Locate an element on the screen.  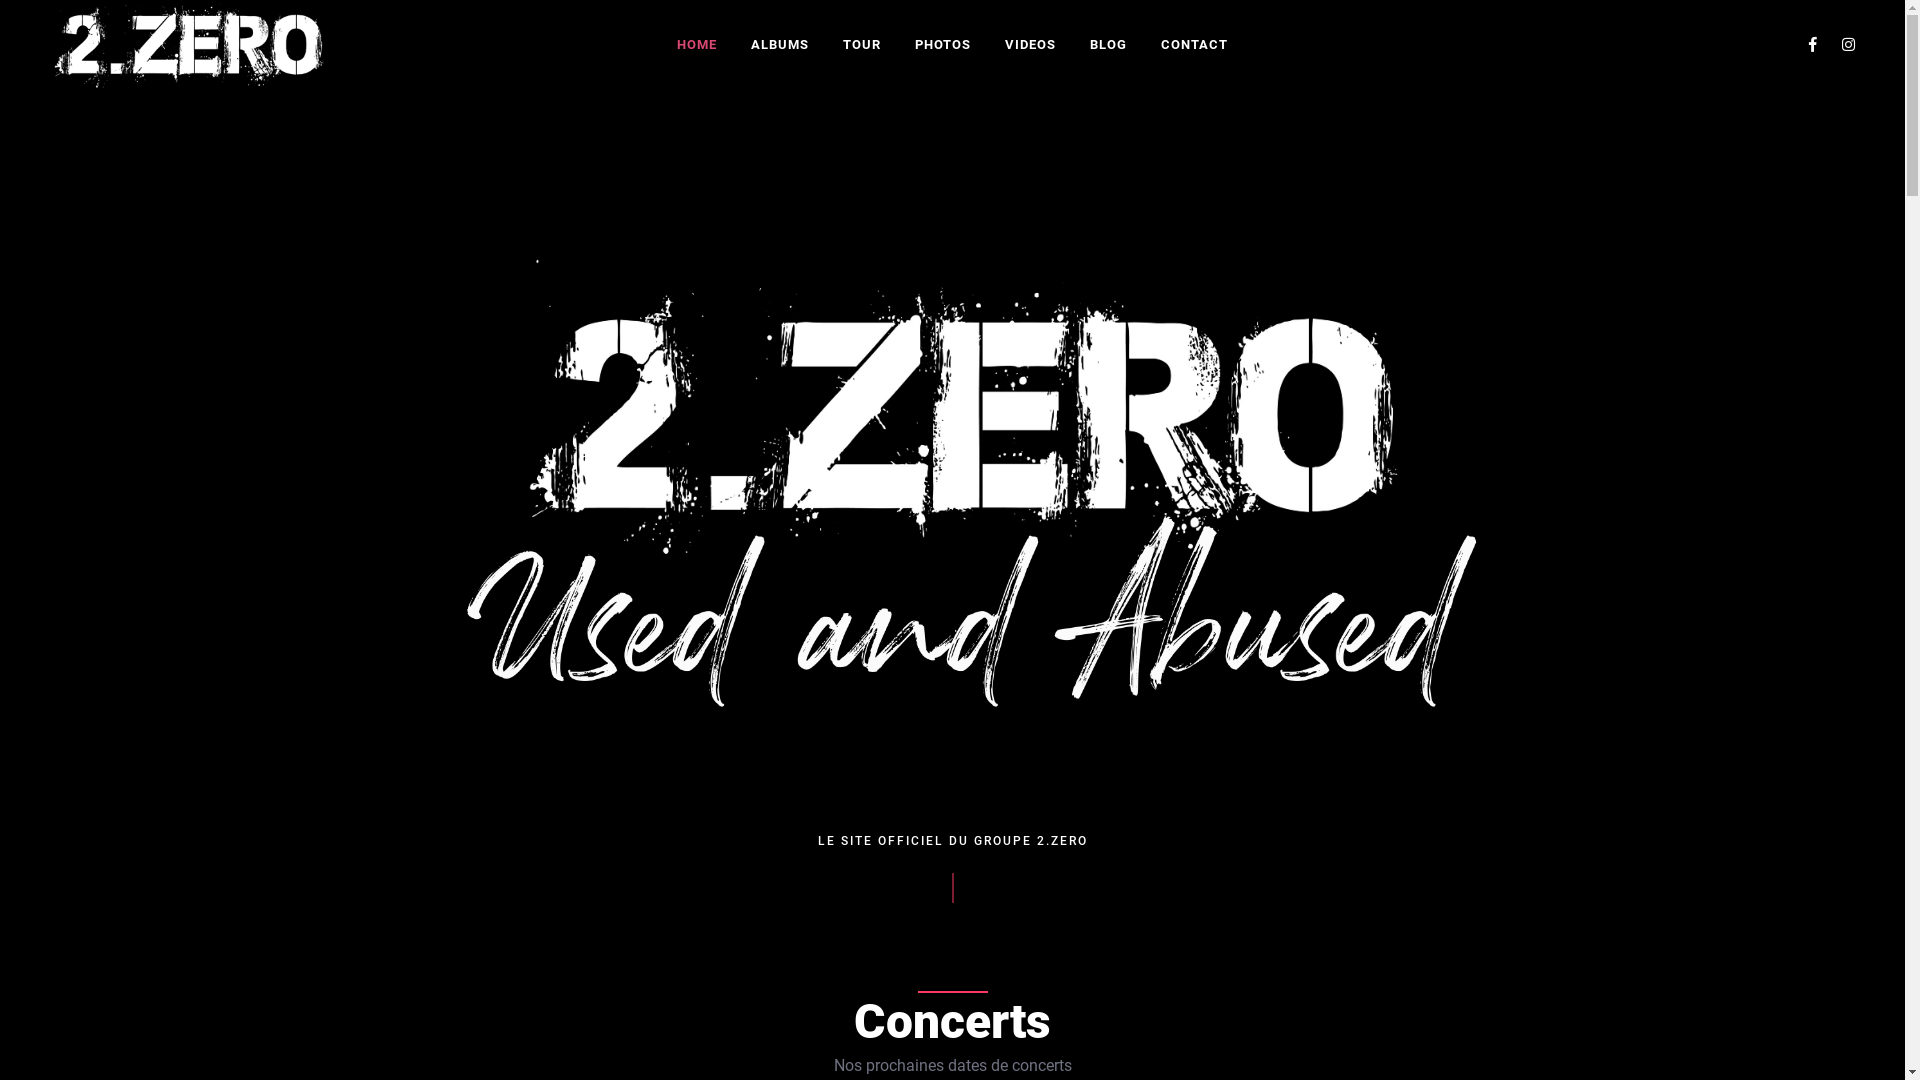
'HOME' is located at coordinates (662, 44).